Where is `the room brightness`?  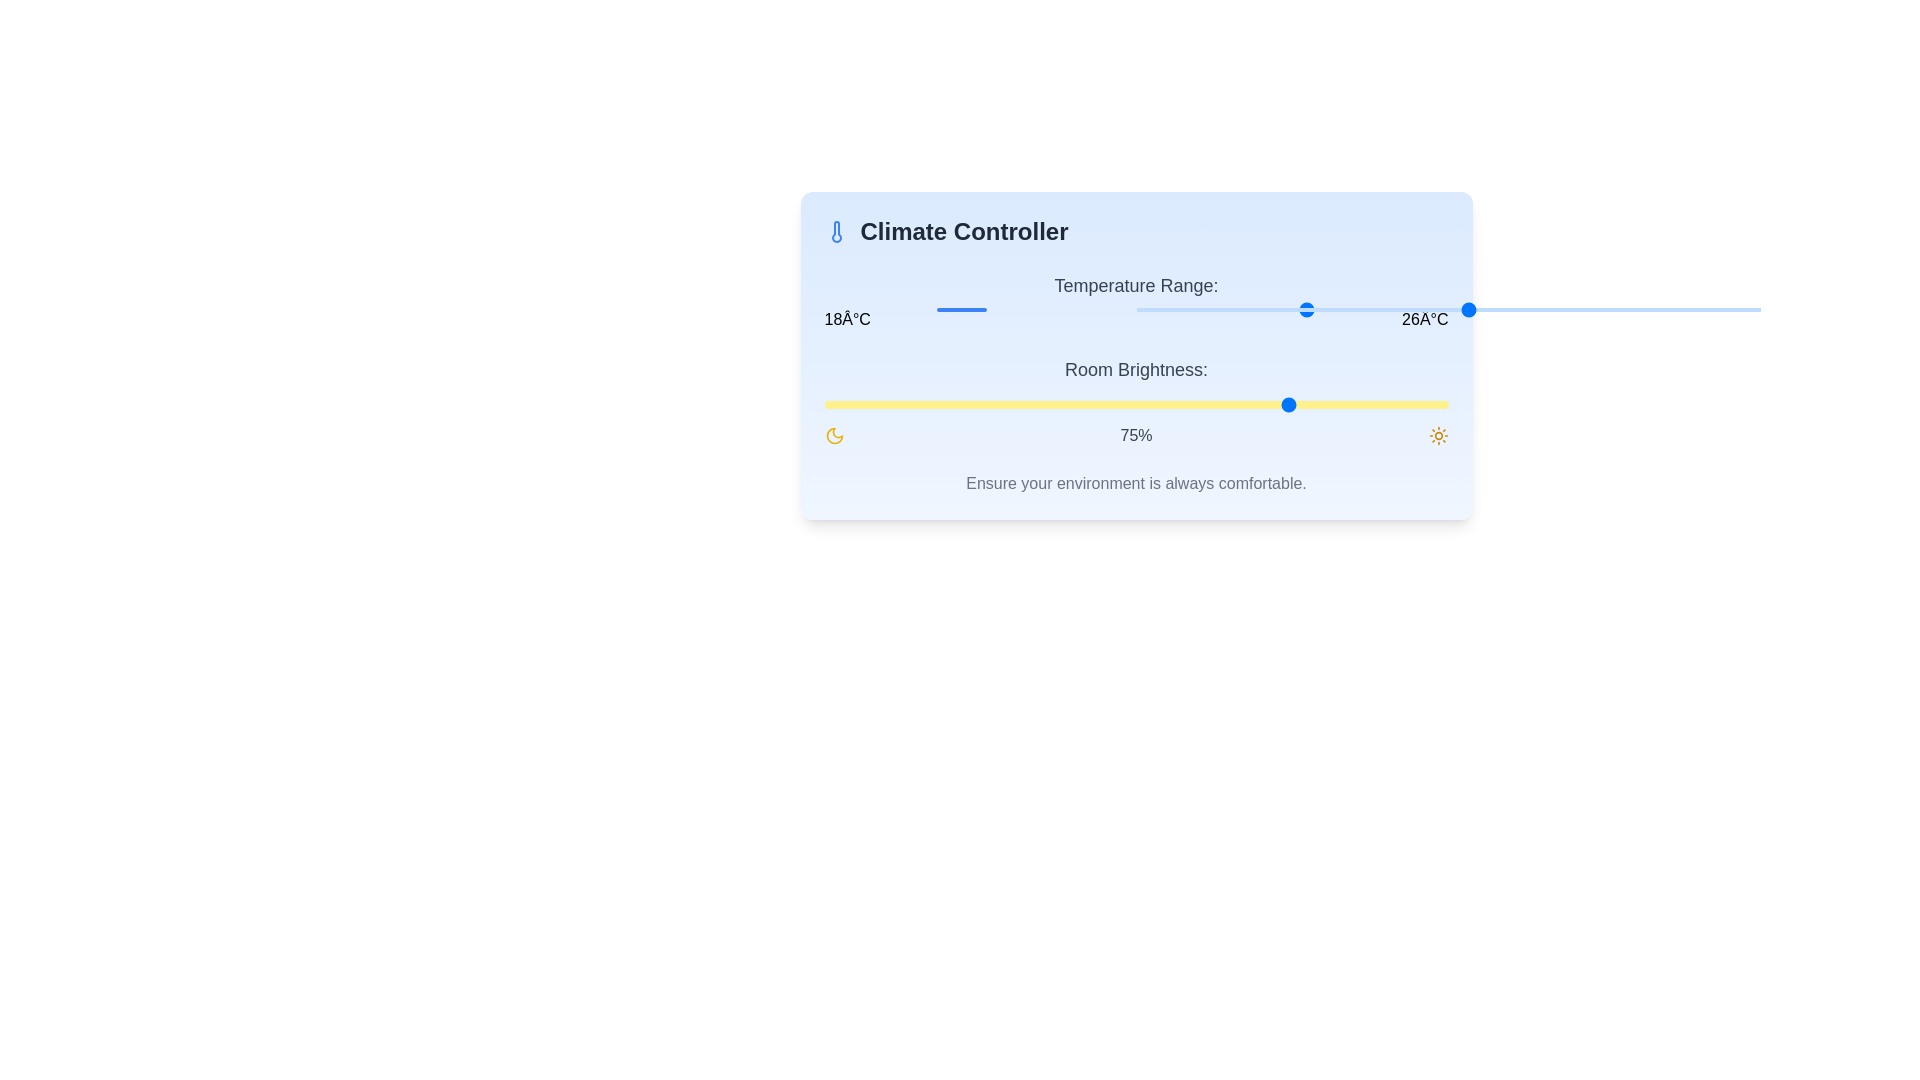
the room brightness is located at coordinates (1204, 405).